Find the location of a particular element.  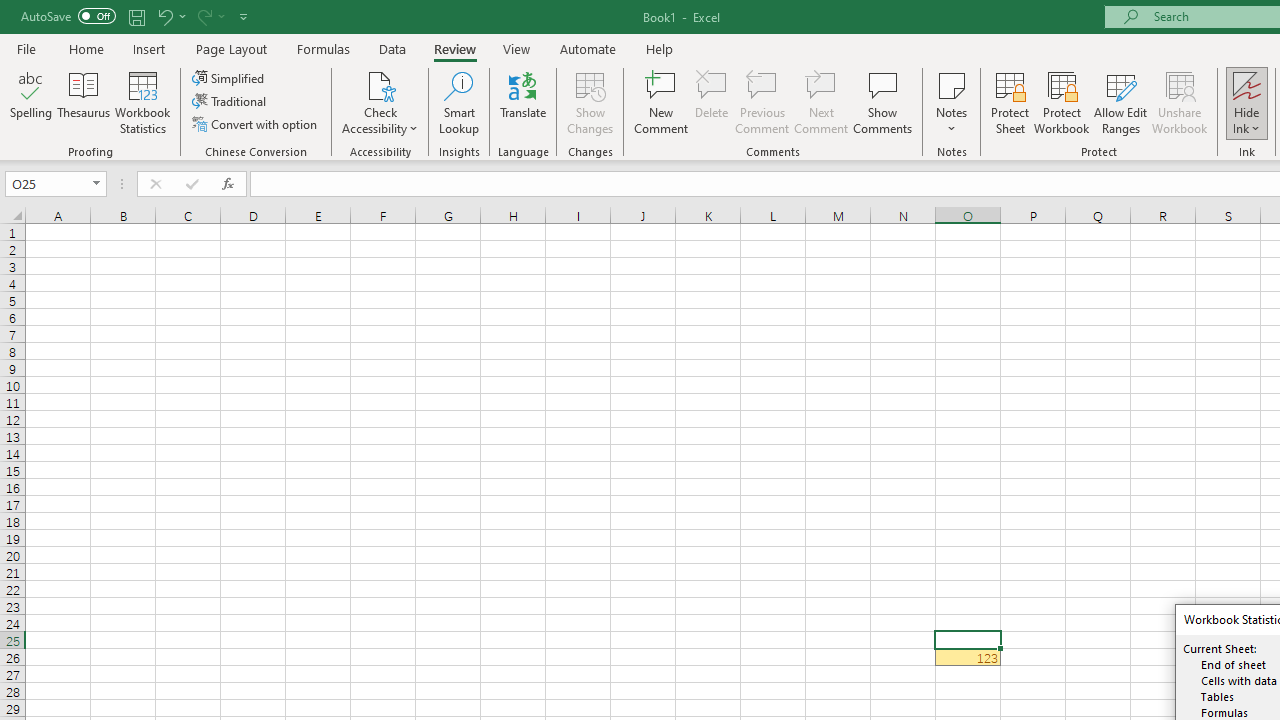

'New Comment' is located at coordinates (661, 103).